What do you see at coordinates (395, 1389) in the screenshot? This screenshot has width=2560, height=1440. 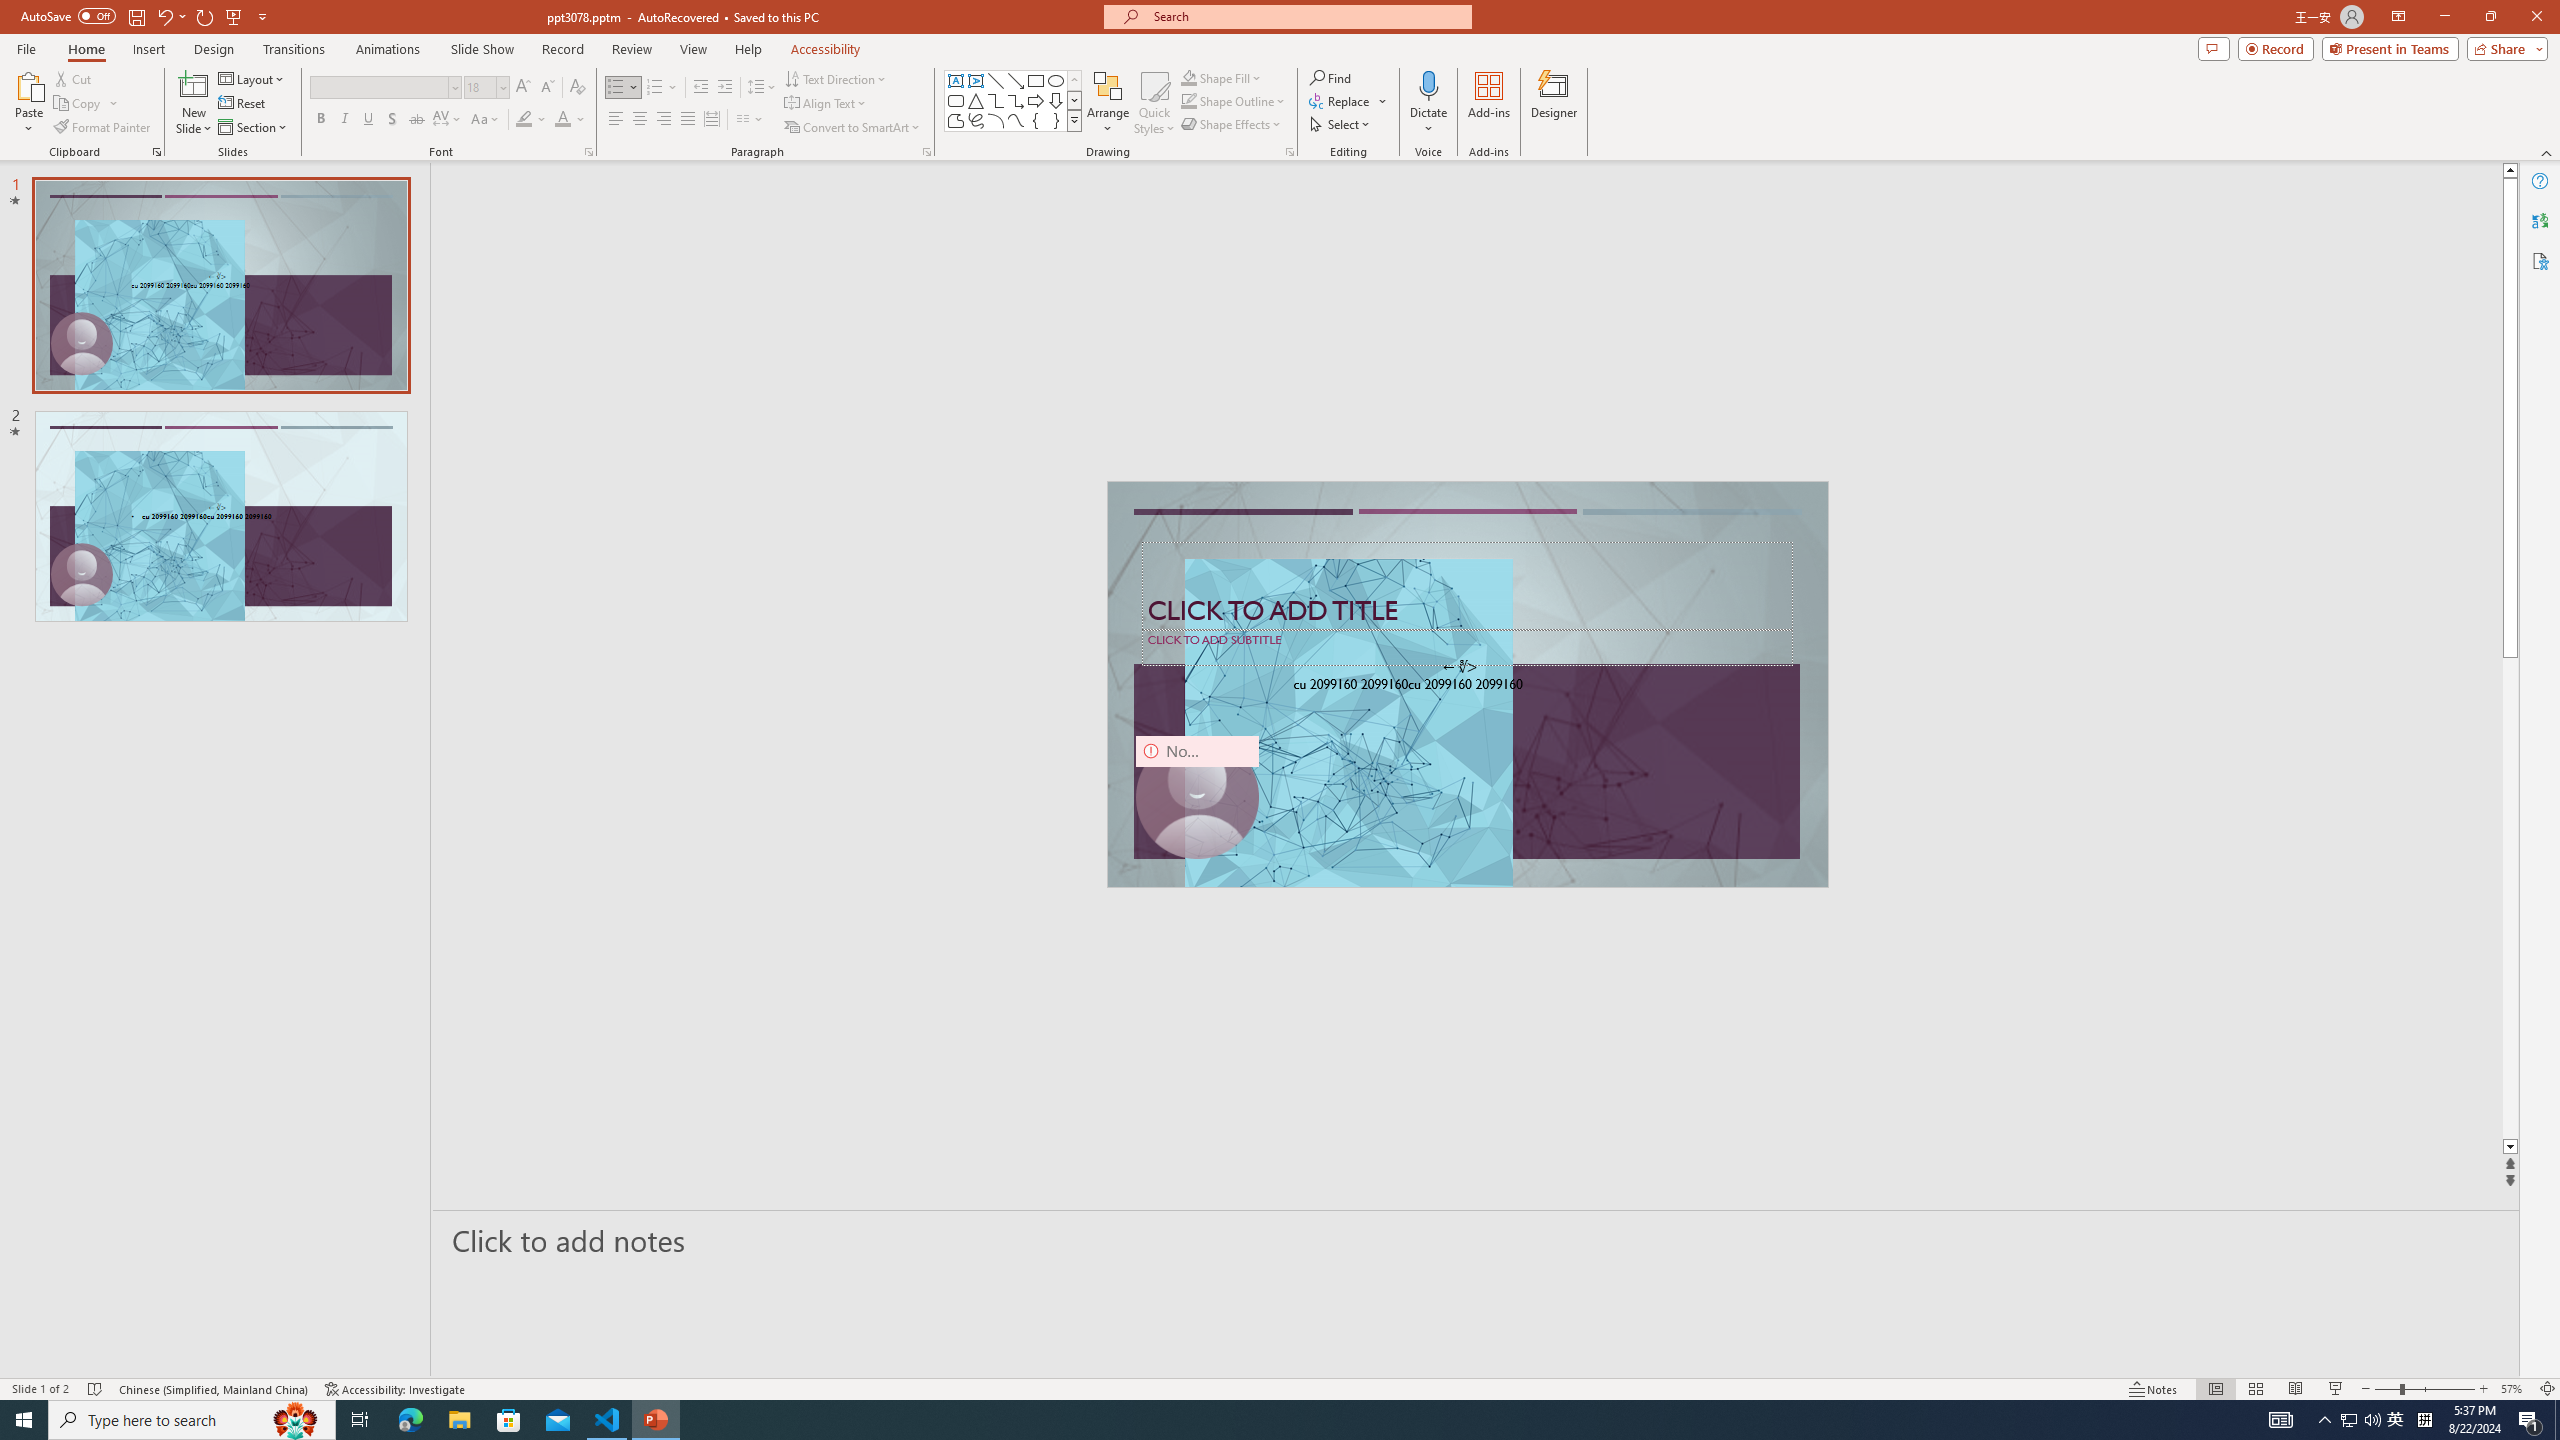 I see `'Accessibility Checker Accessibility: Investigate'` at bounding box center [395, 1389].